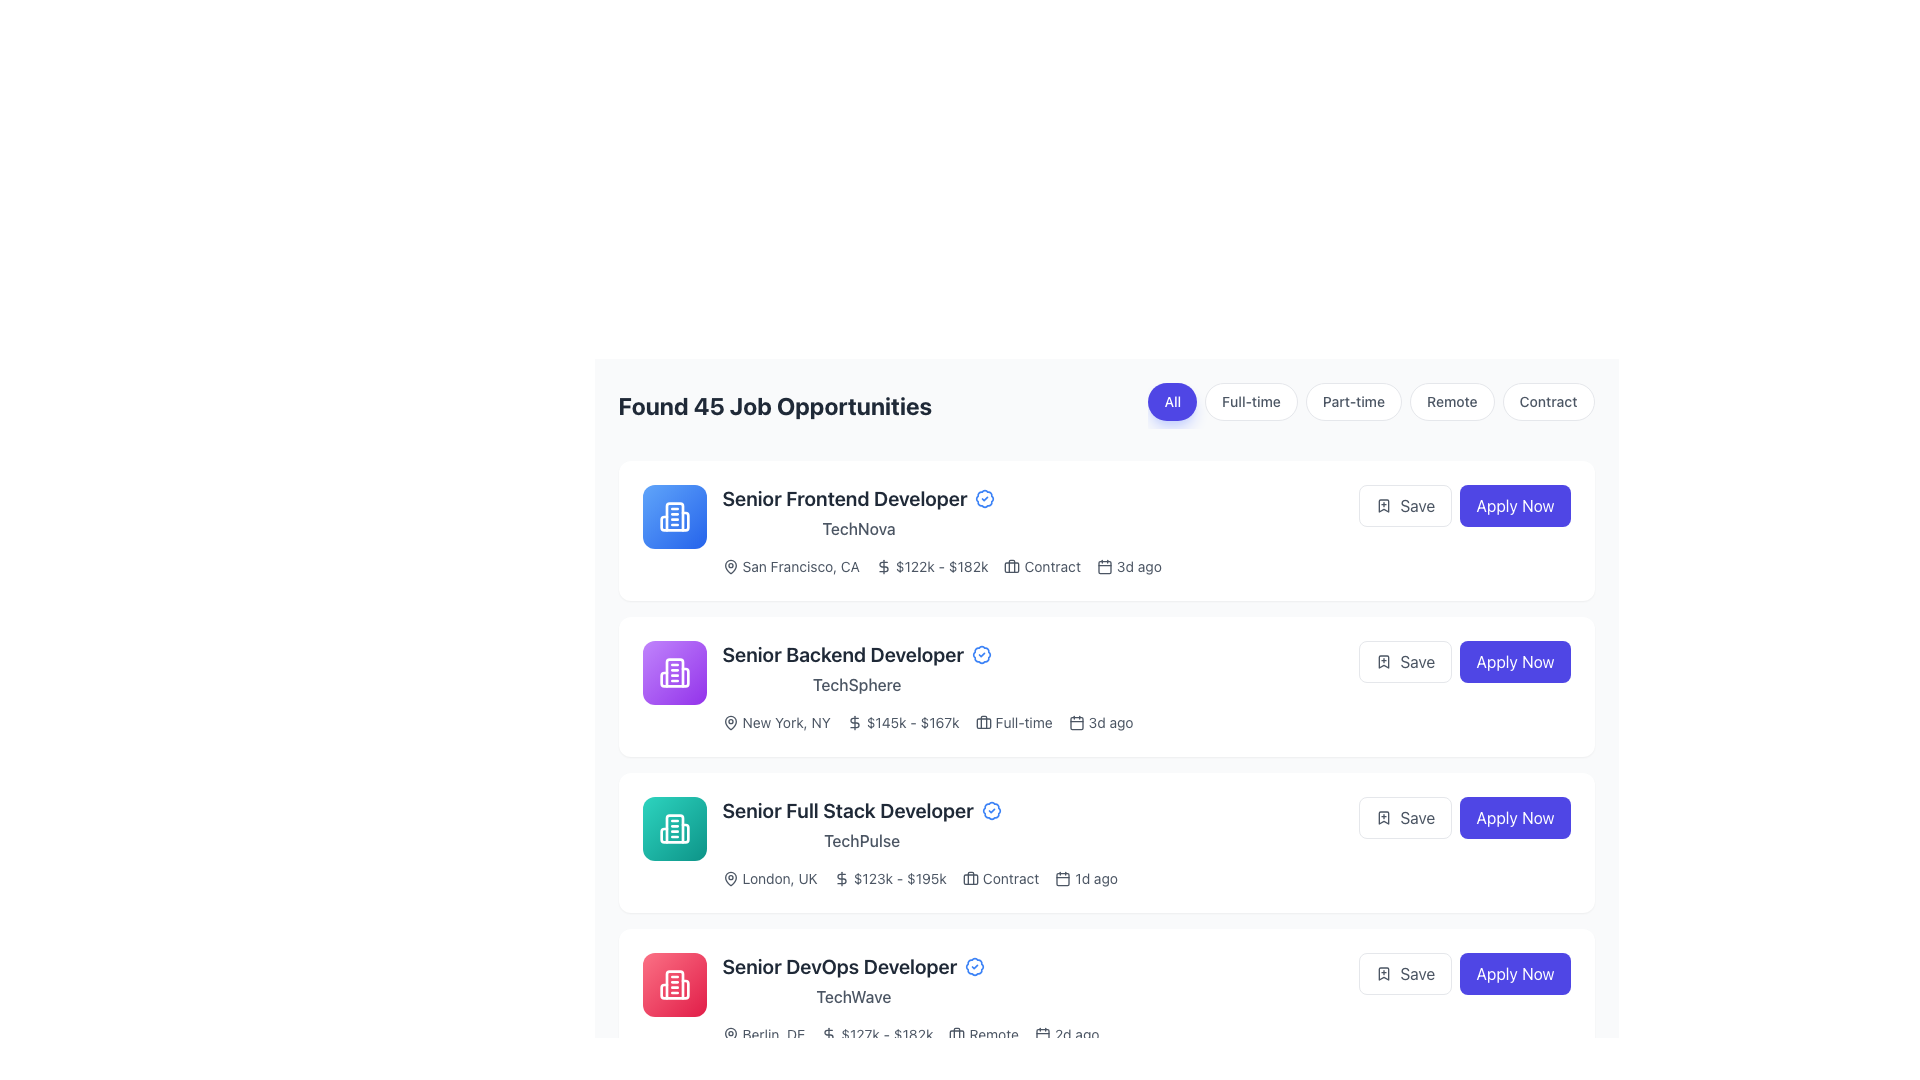 The width and height of the screenshot is (1920, 1080). Describe the element at coordinates (1062, 878) in the screenshot. I see `the inner rectangle within the calendar icon that denotes a specific date, located adjacent to the job posting details and aligned with the job title text` at that location.